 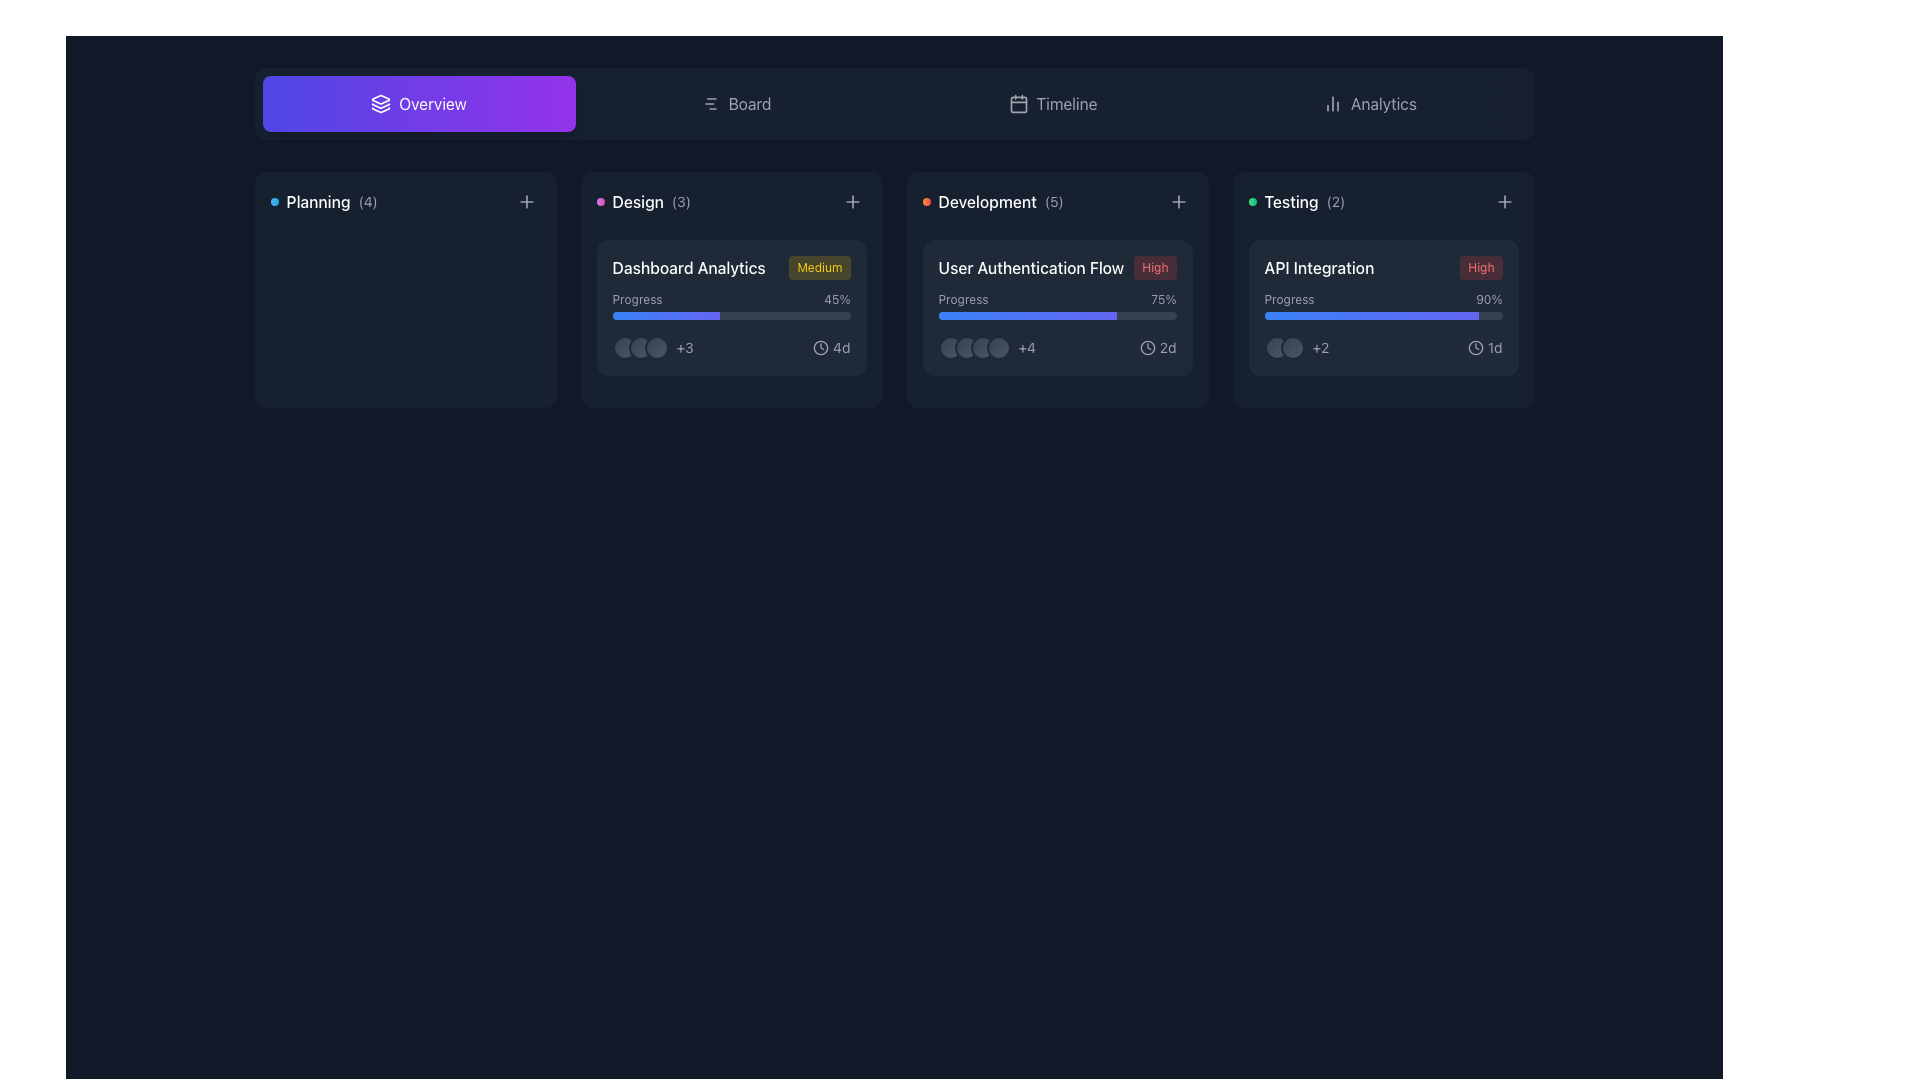 What do you see at coordinates (640, 346) in the screenshot?
I see `the second circular icon with a gradient fill in the 'Design' category card, which is horizontally aligned with two other similar icons` at bounding box center [640, 346].